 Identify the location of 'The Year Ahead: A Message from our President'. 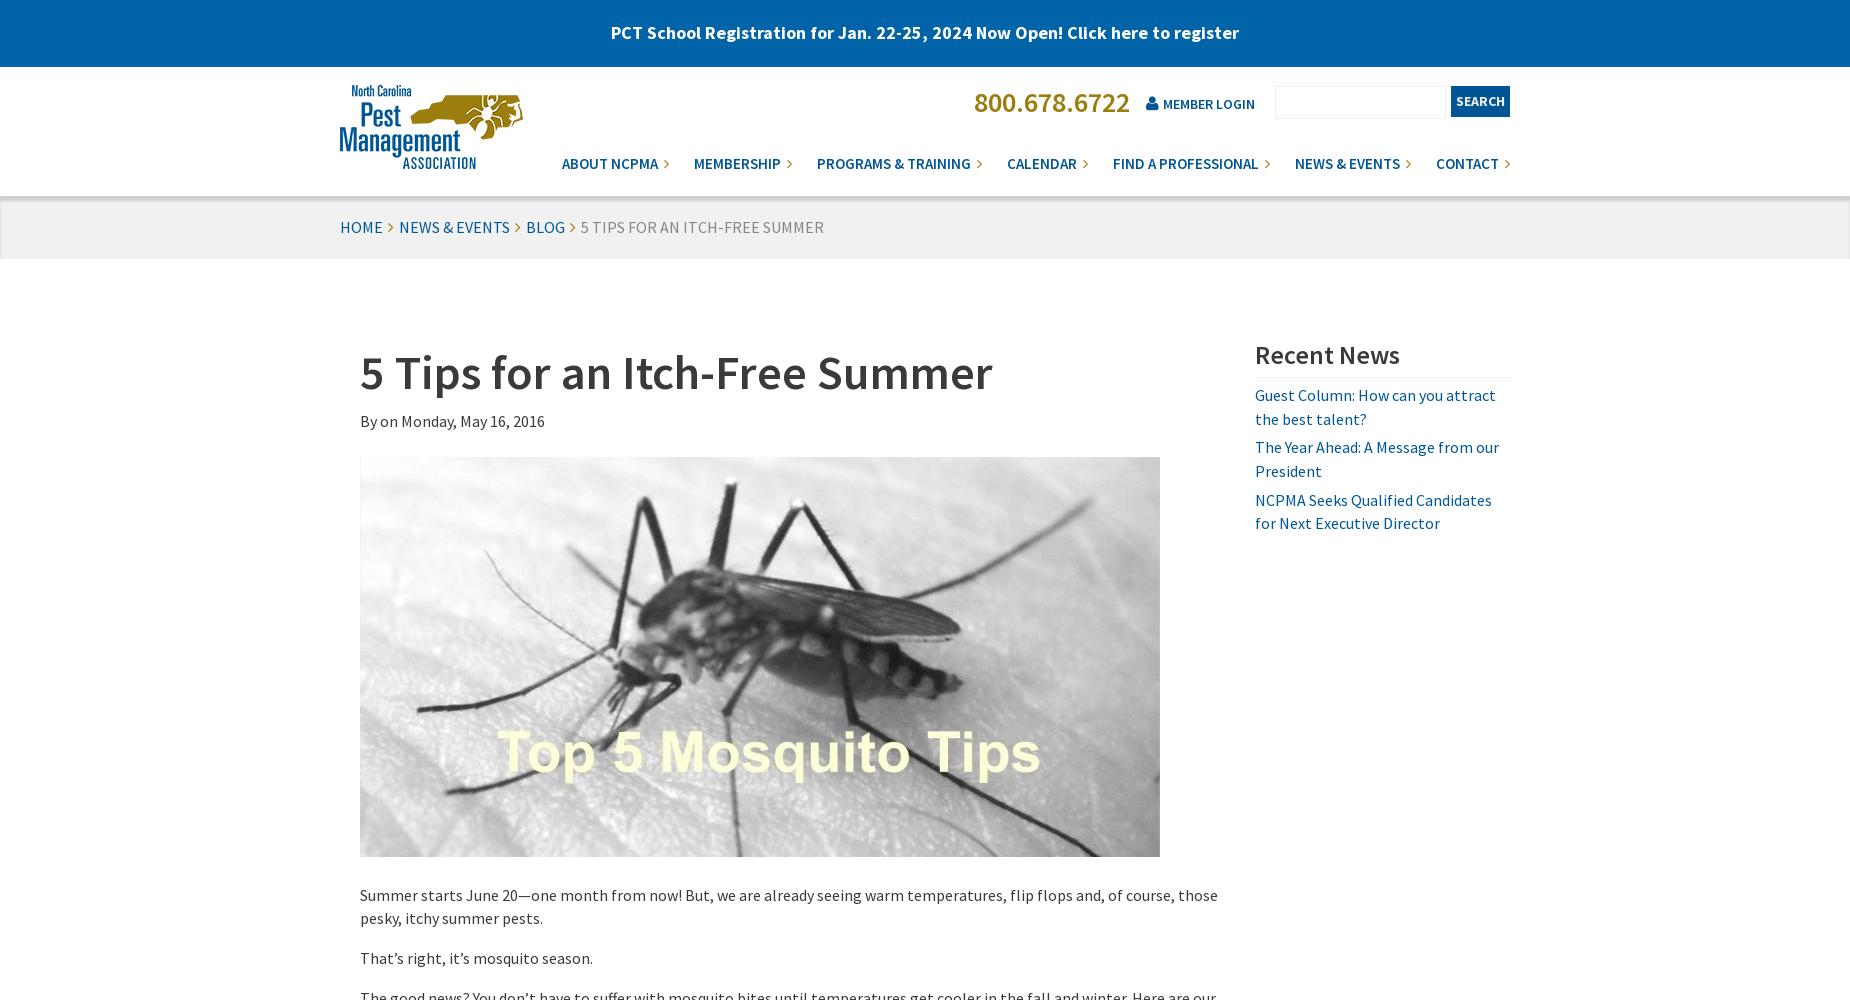
(1375, 457).